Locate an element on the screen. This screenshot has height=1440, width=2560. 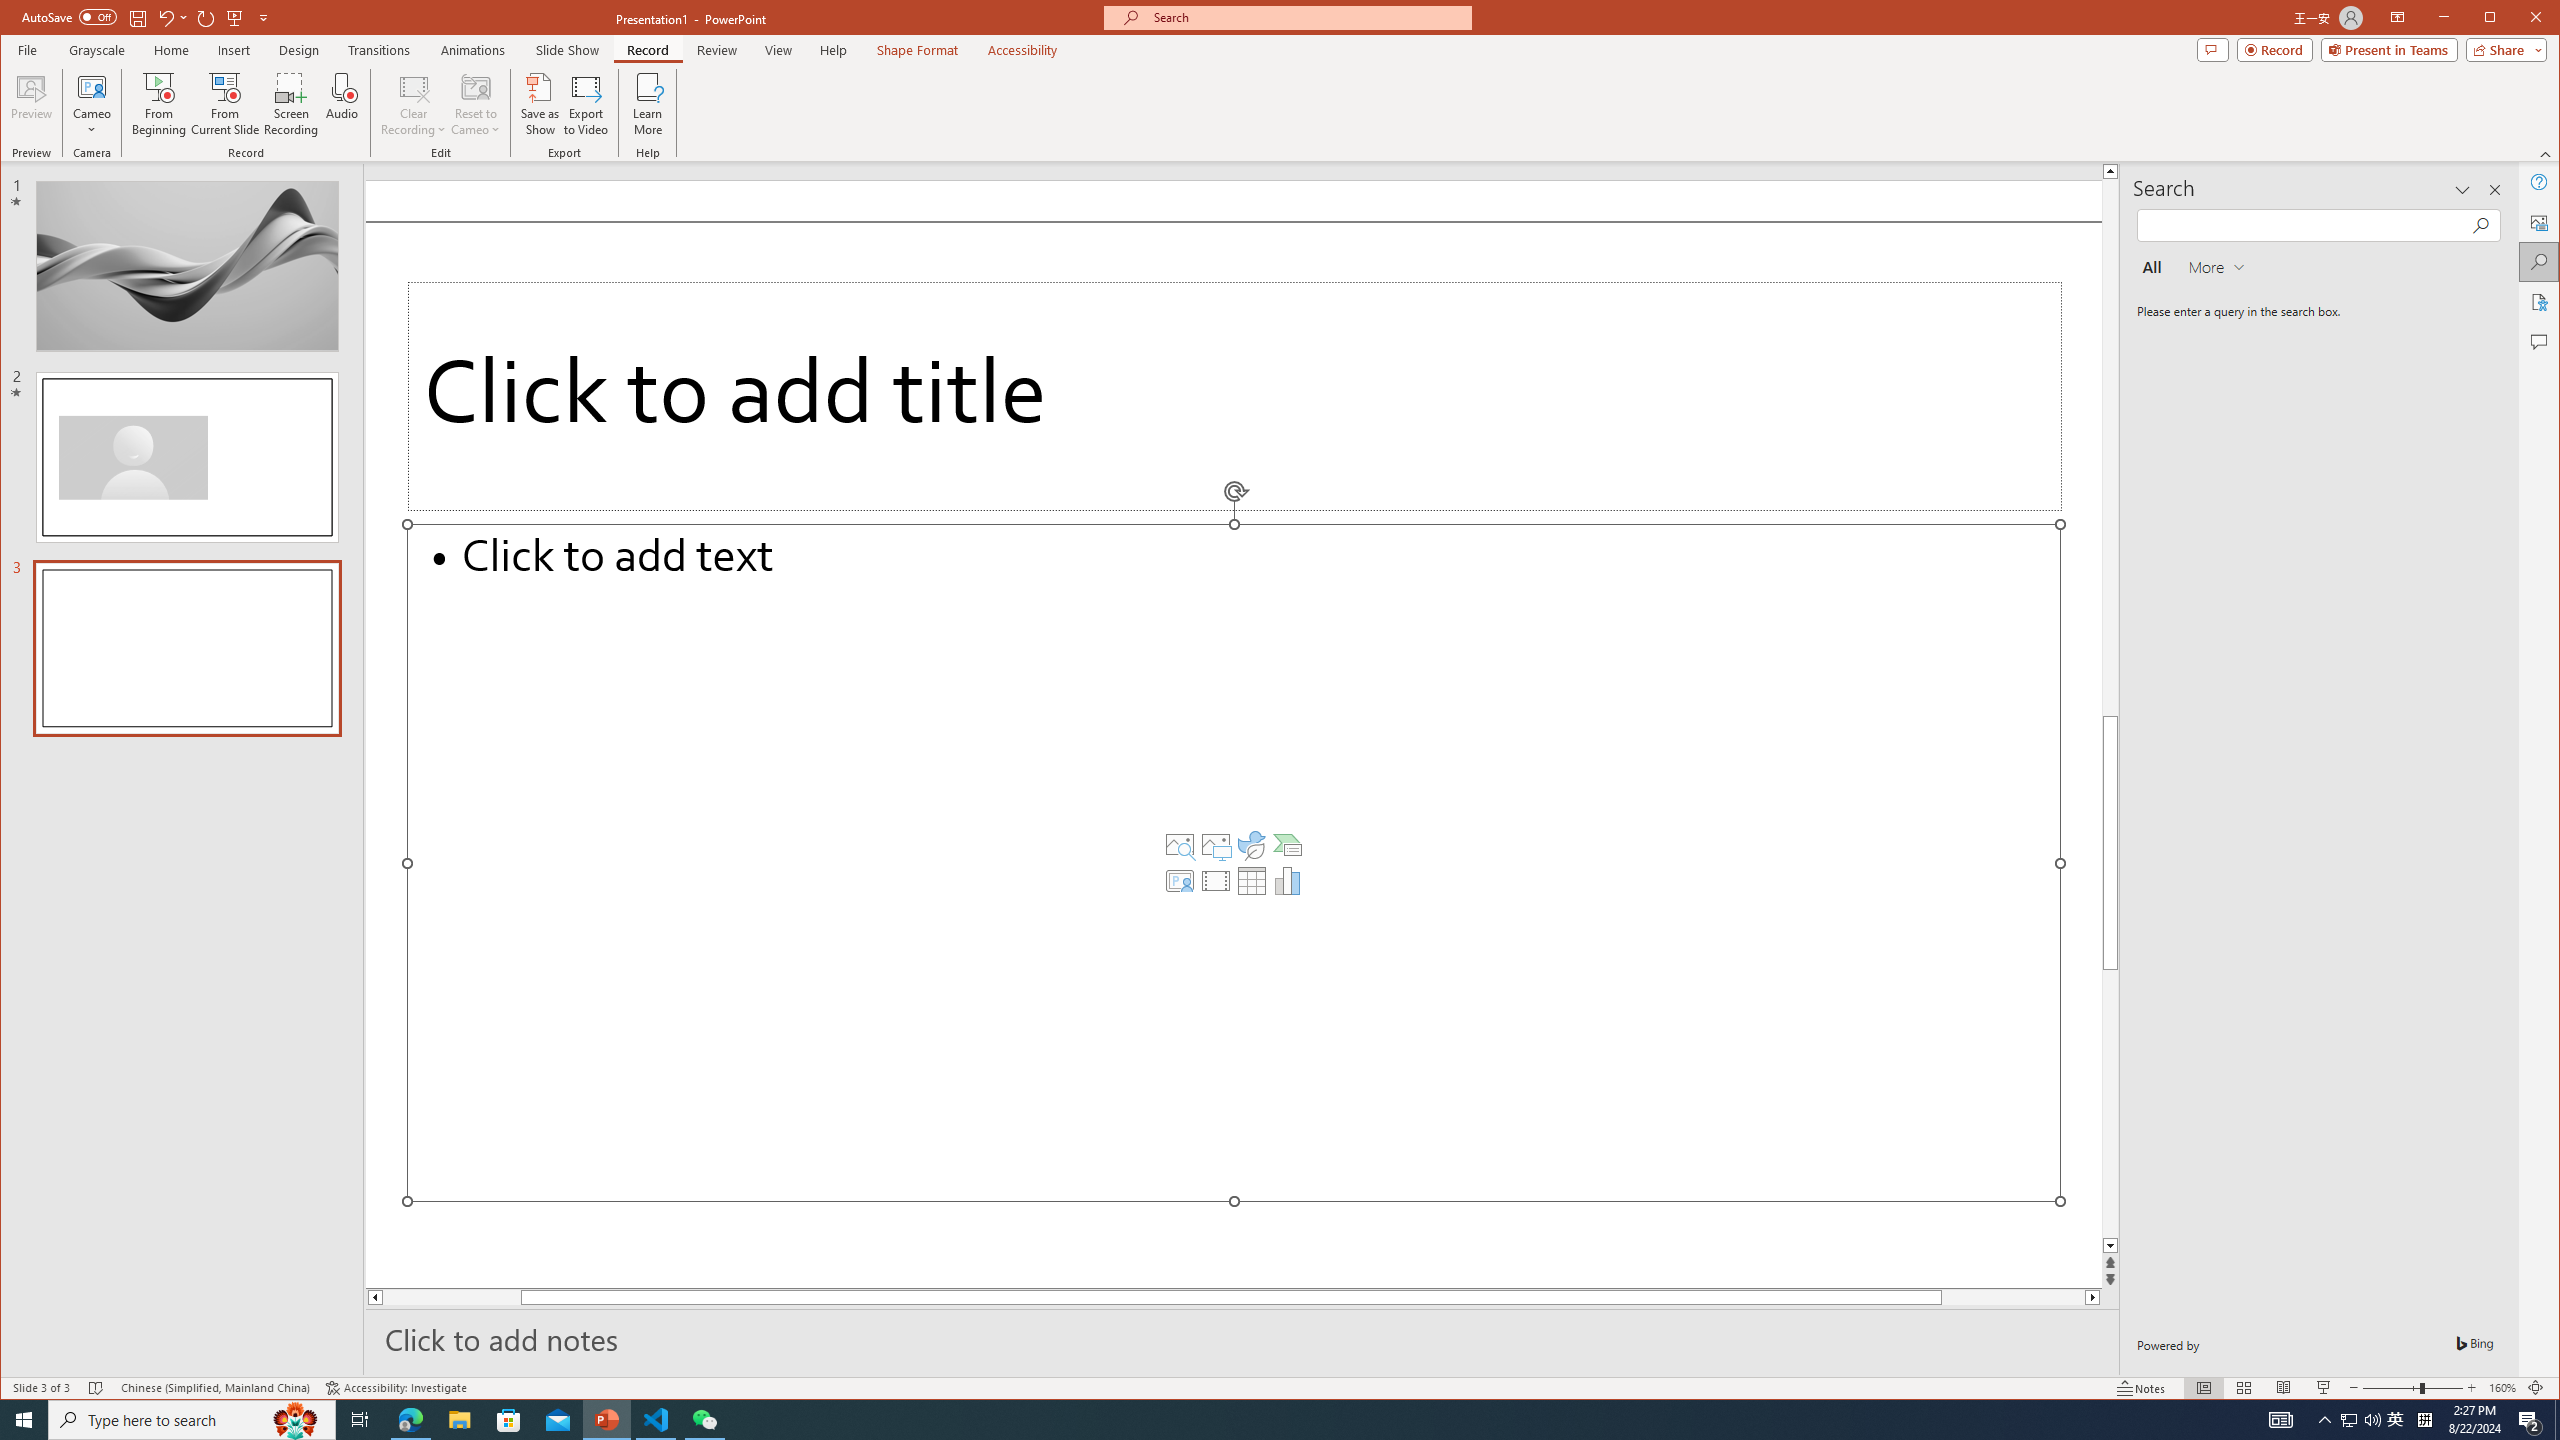
'Content Placeholder' is located at coordinates (1287, 845).